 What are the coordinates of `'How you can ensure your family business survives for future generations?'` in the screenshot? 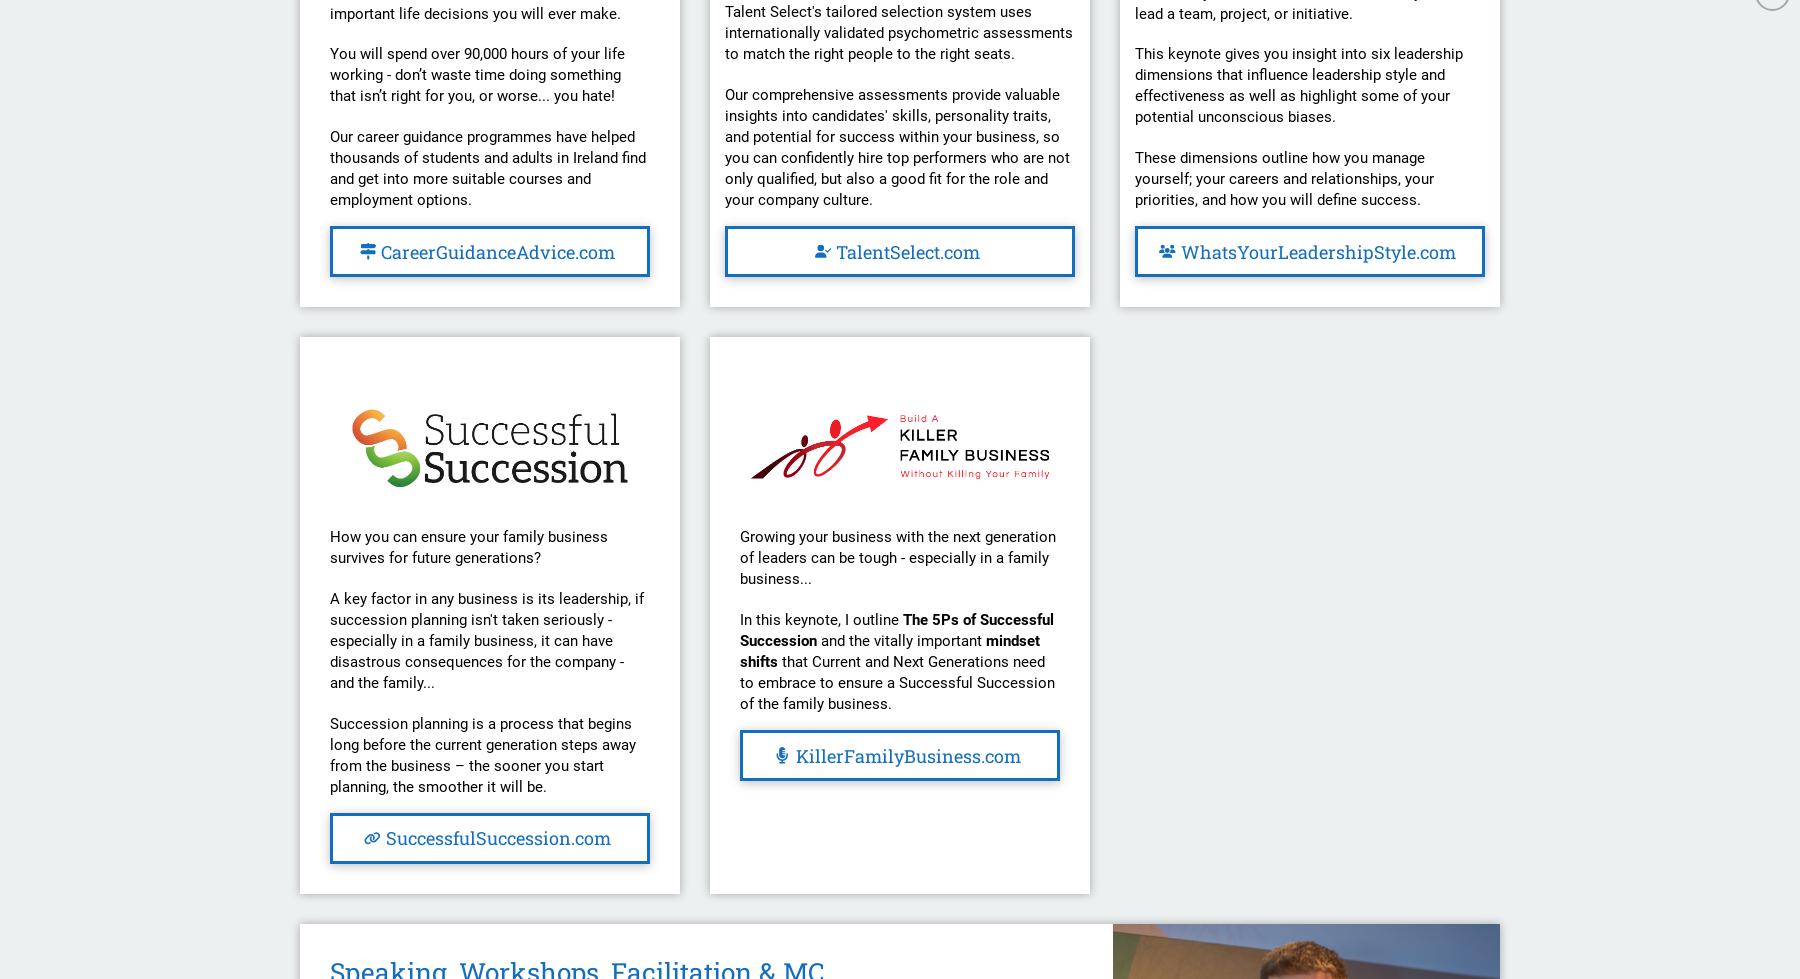 It's located at (468, 546).